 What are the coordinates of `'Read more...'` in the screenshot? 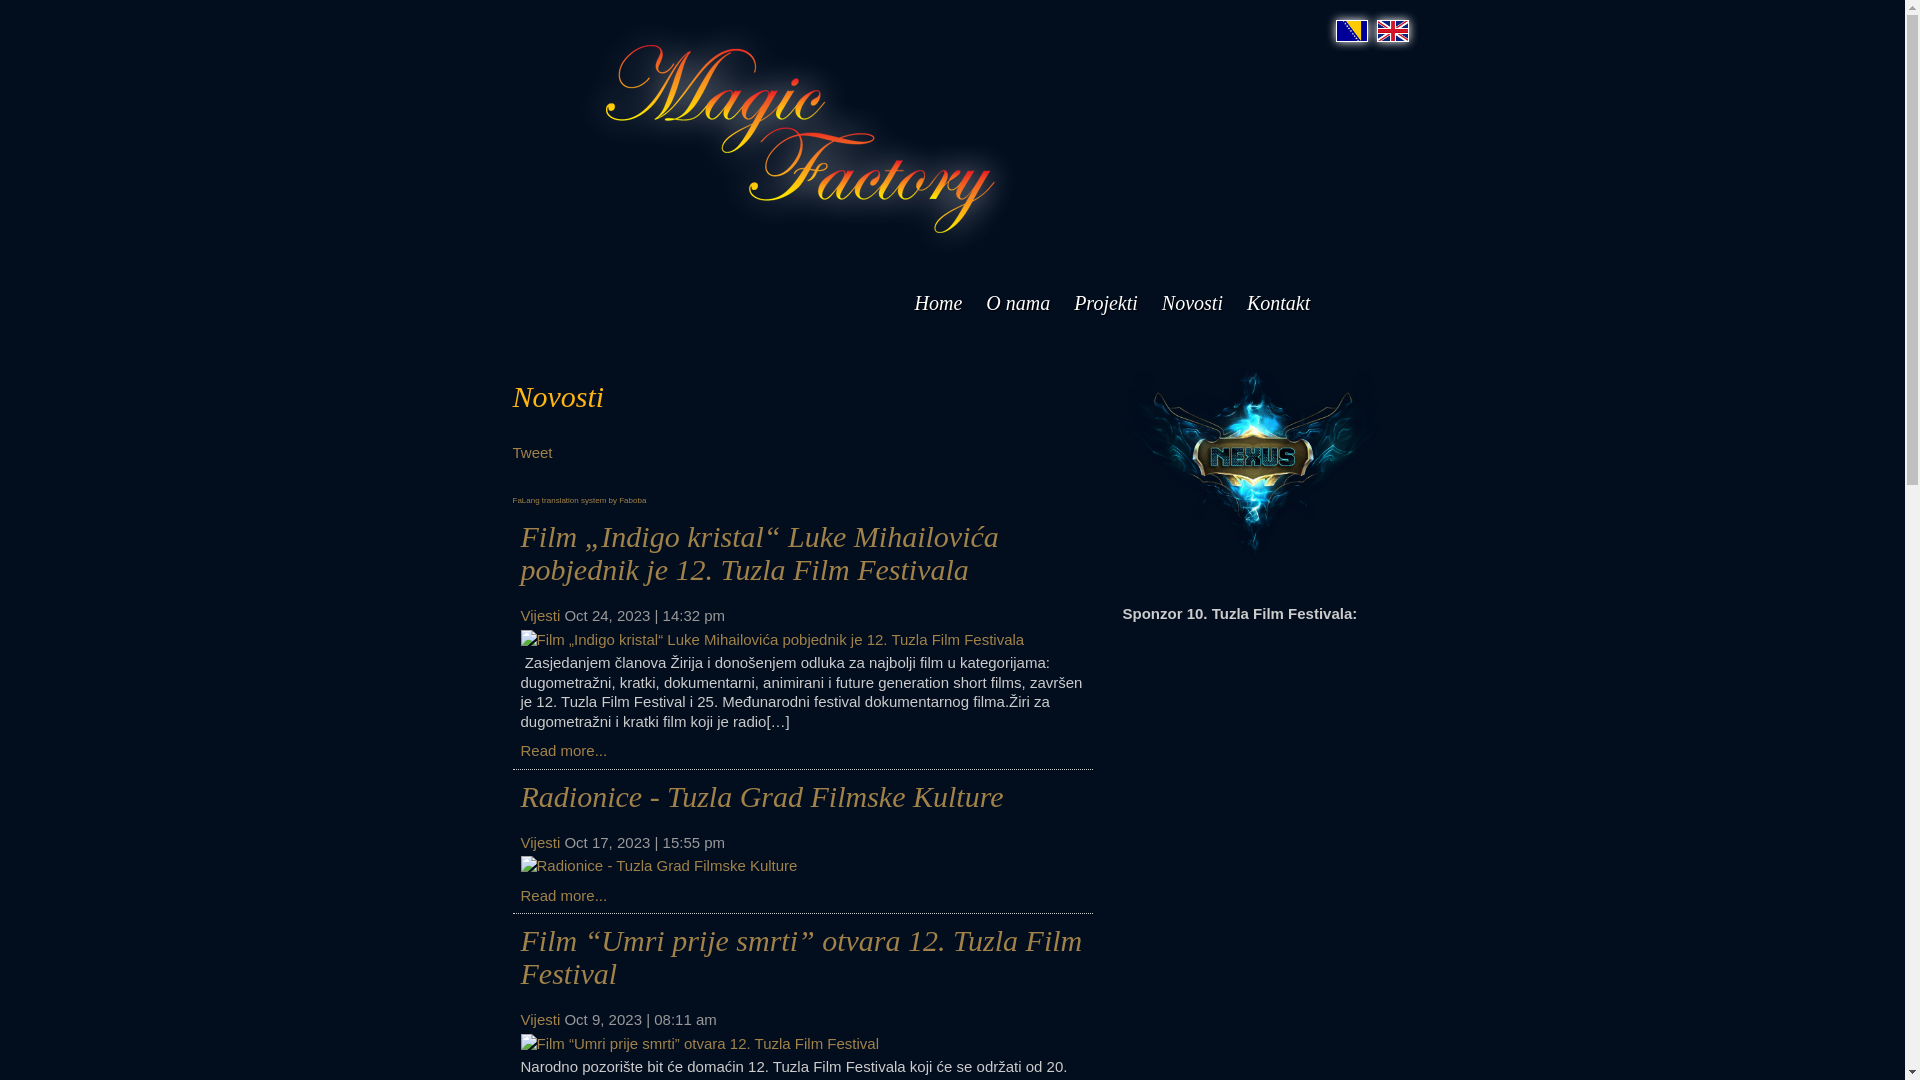 It's located at (562, 893).